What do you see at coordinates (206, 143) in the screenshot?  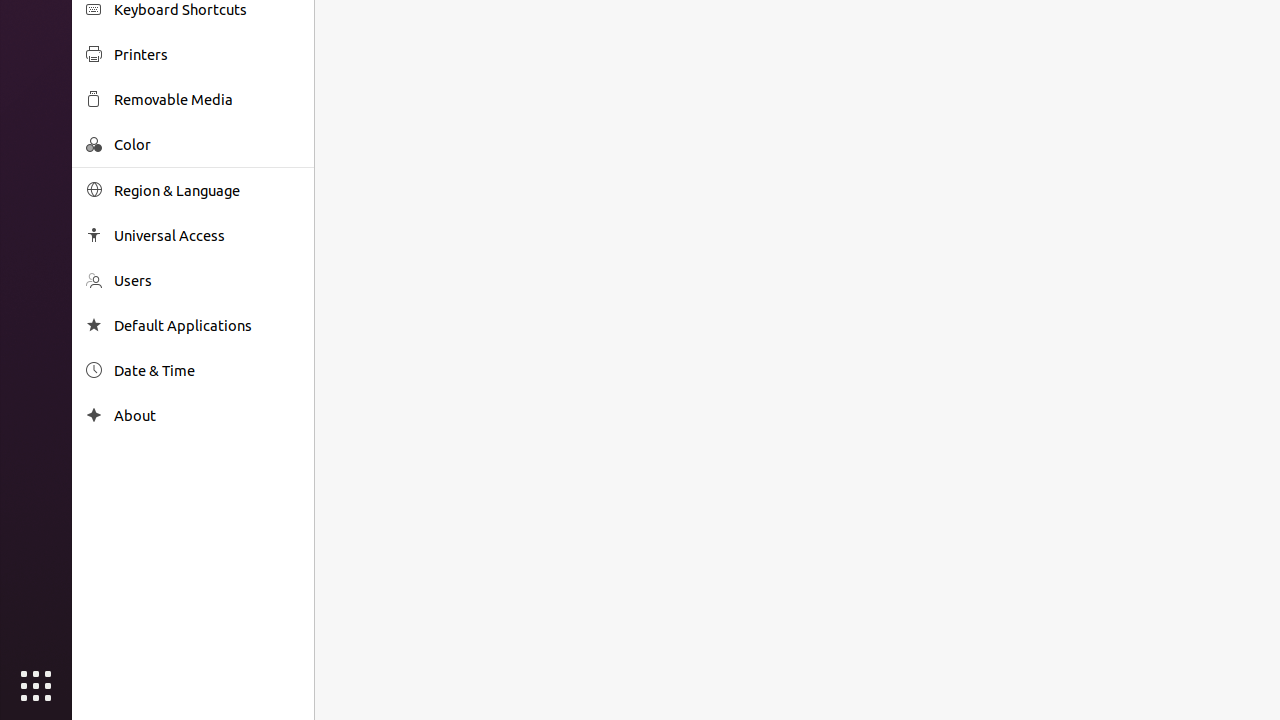 I see `'Color'` at bounding box center [206, 143].